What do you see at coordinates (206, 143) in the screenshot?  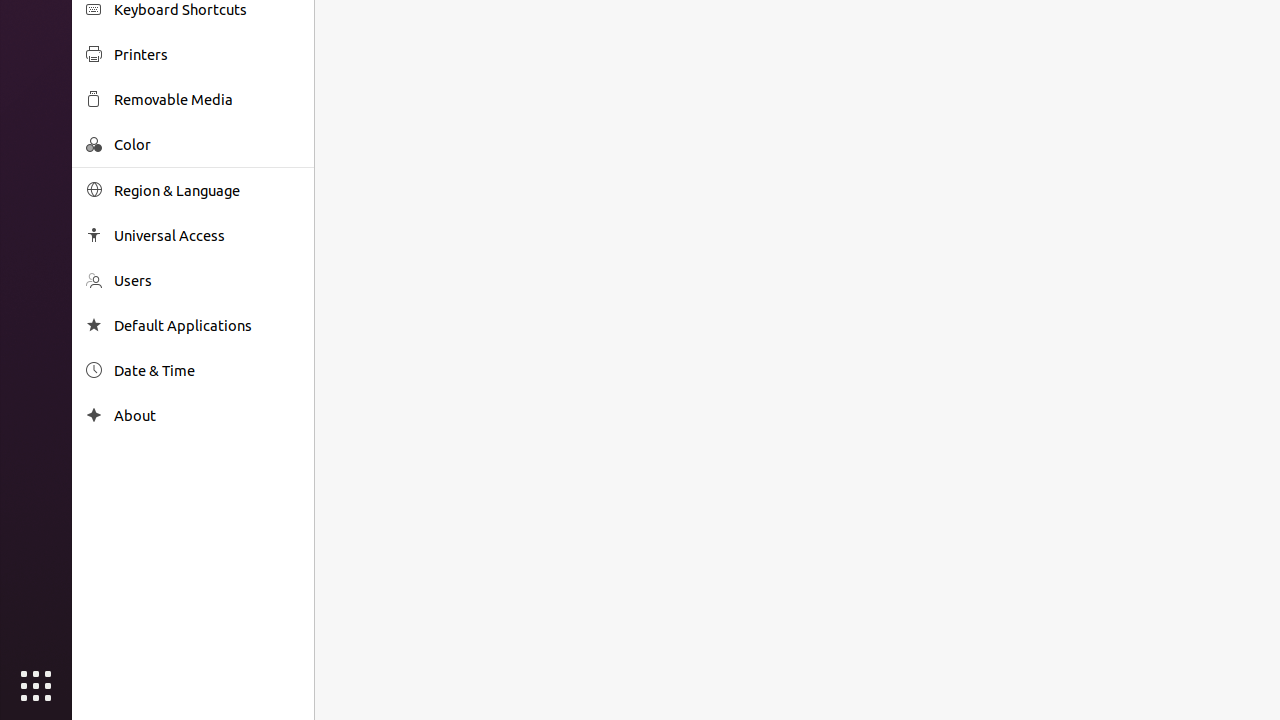 I see `'Color'` at bounding box center [206, 143].